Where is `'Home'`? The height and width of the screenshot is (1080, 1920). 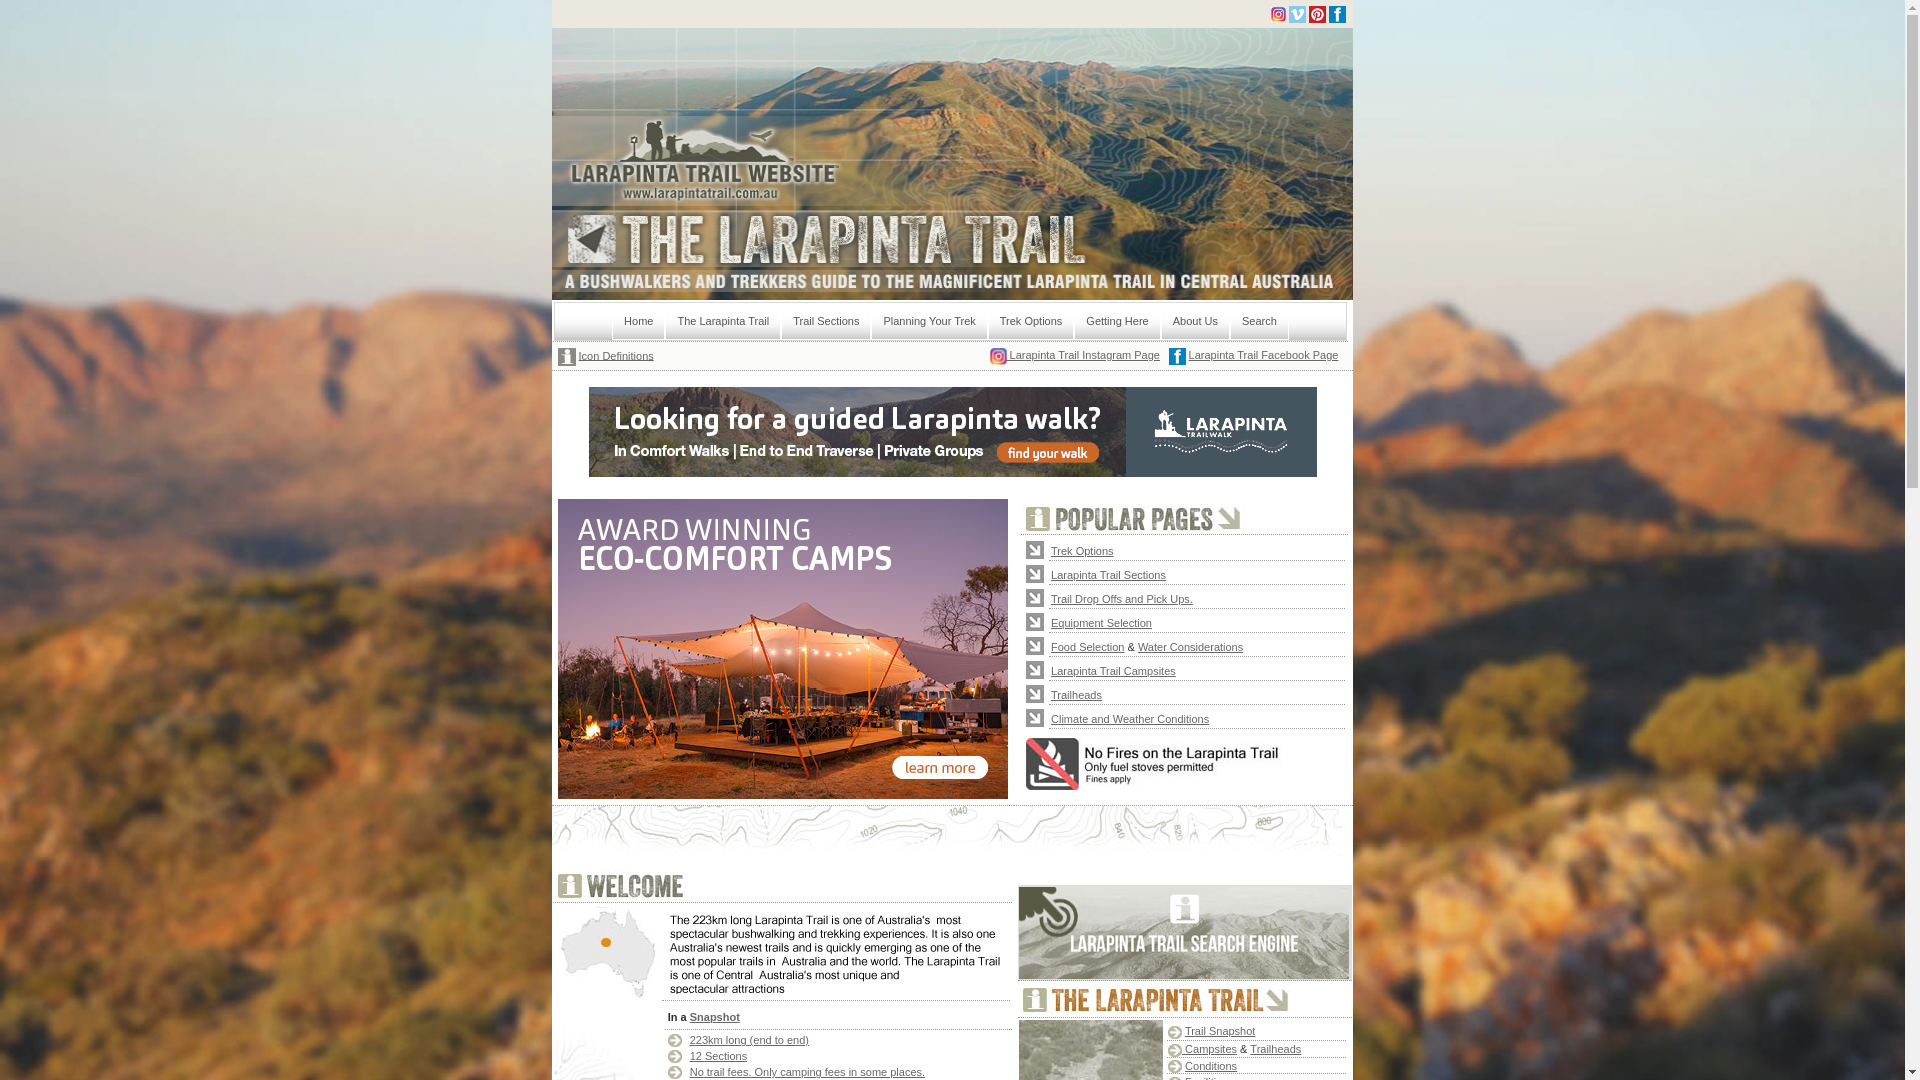
'Home' is located at coordinates (637, 320).